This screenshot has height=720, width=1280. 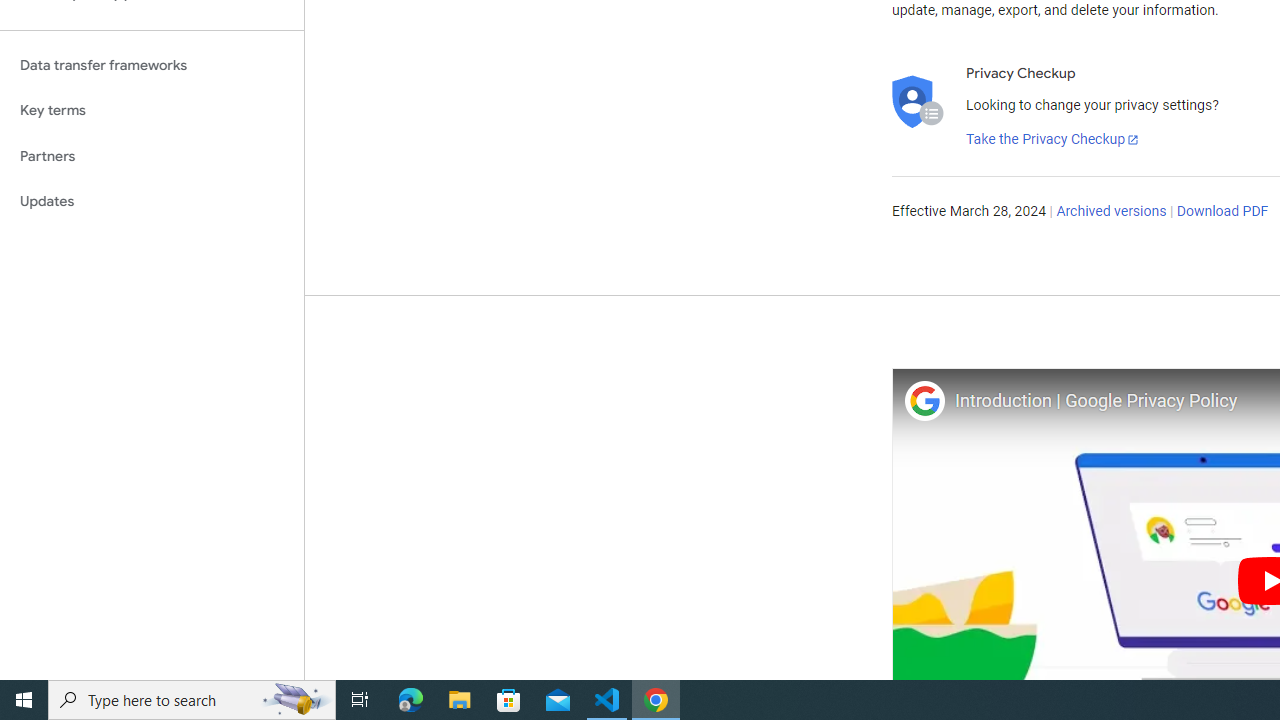 I want to click on 'Partners', so click(x=151, y=155).